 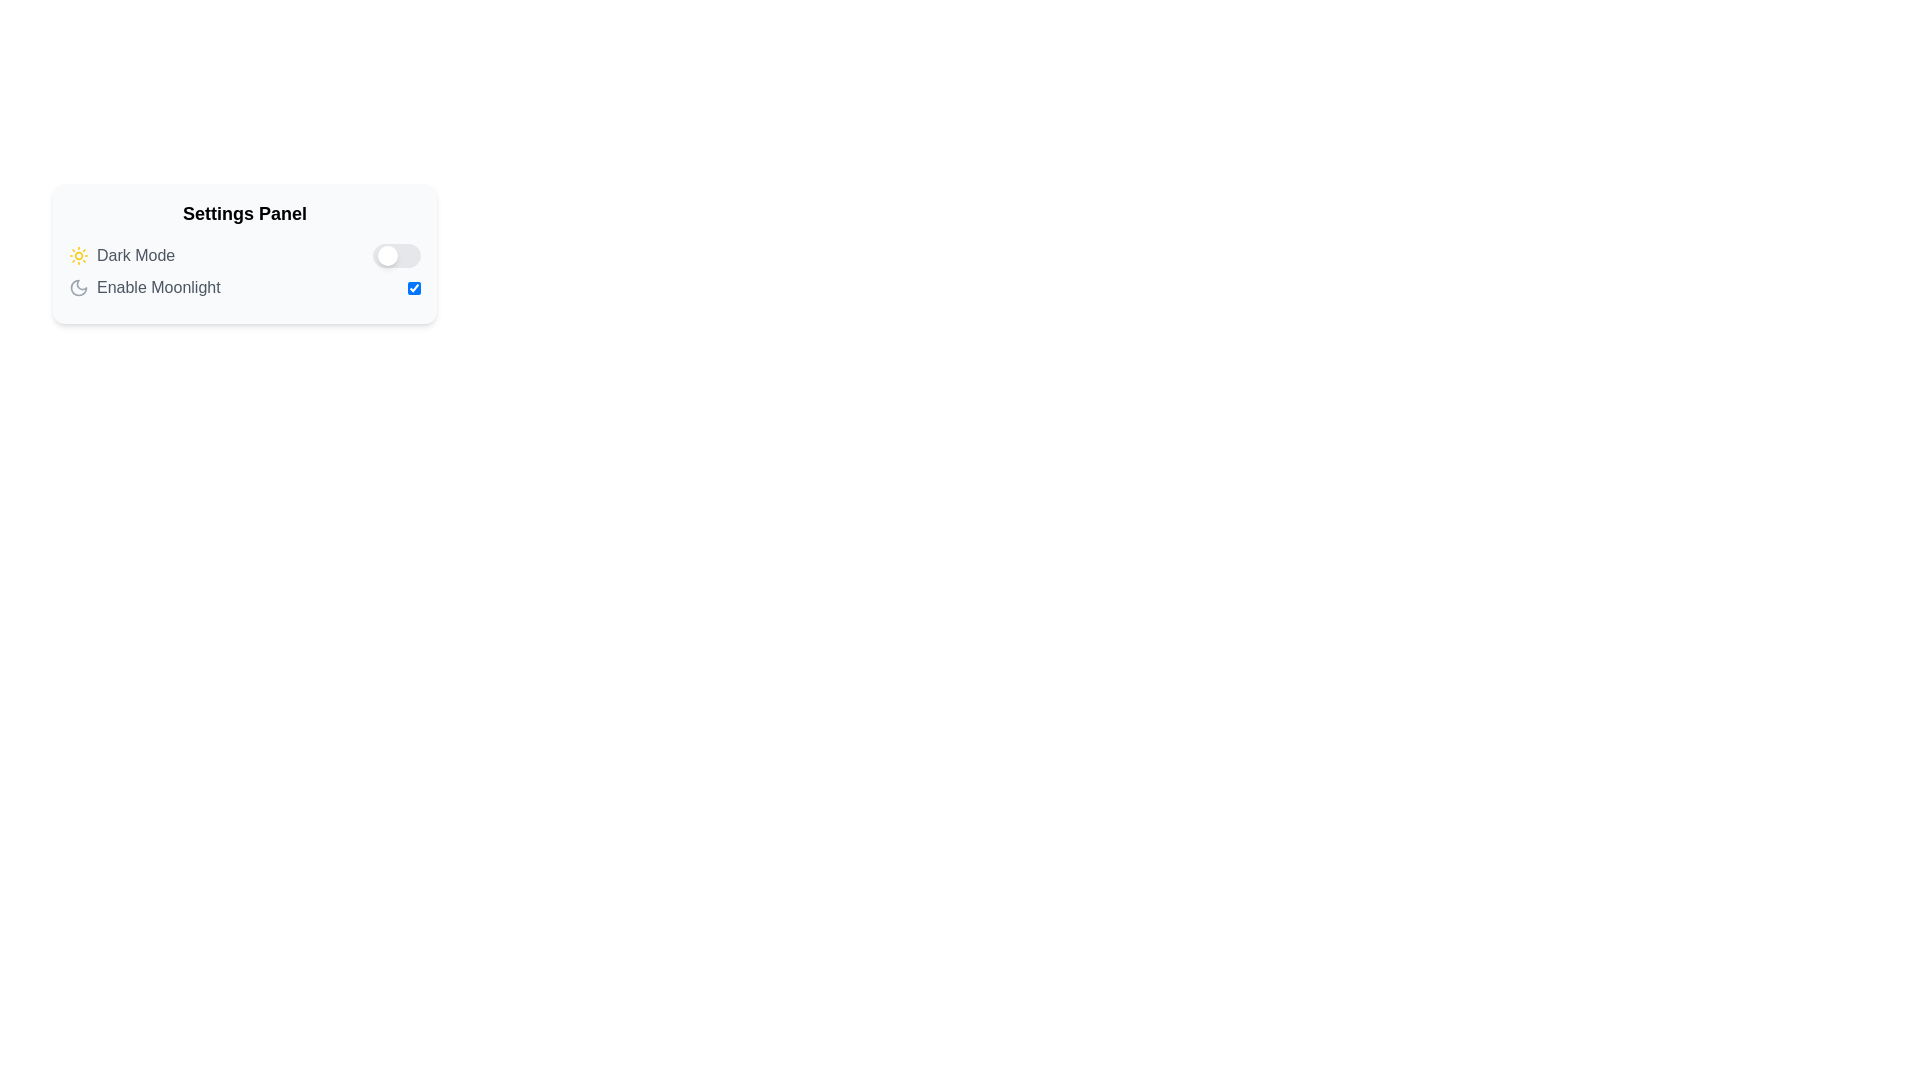 I want to click on the crescent moon icon, which is outlined in light gray and located to the left of the 'Enable Moonlight' text in the settings panel, so click(x=78, y=288).